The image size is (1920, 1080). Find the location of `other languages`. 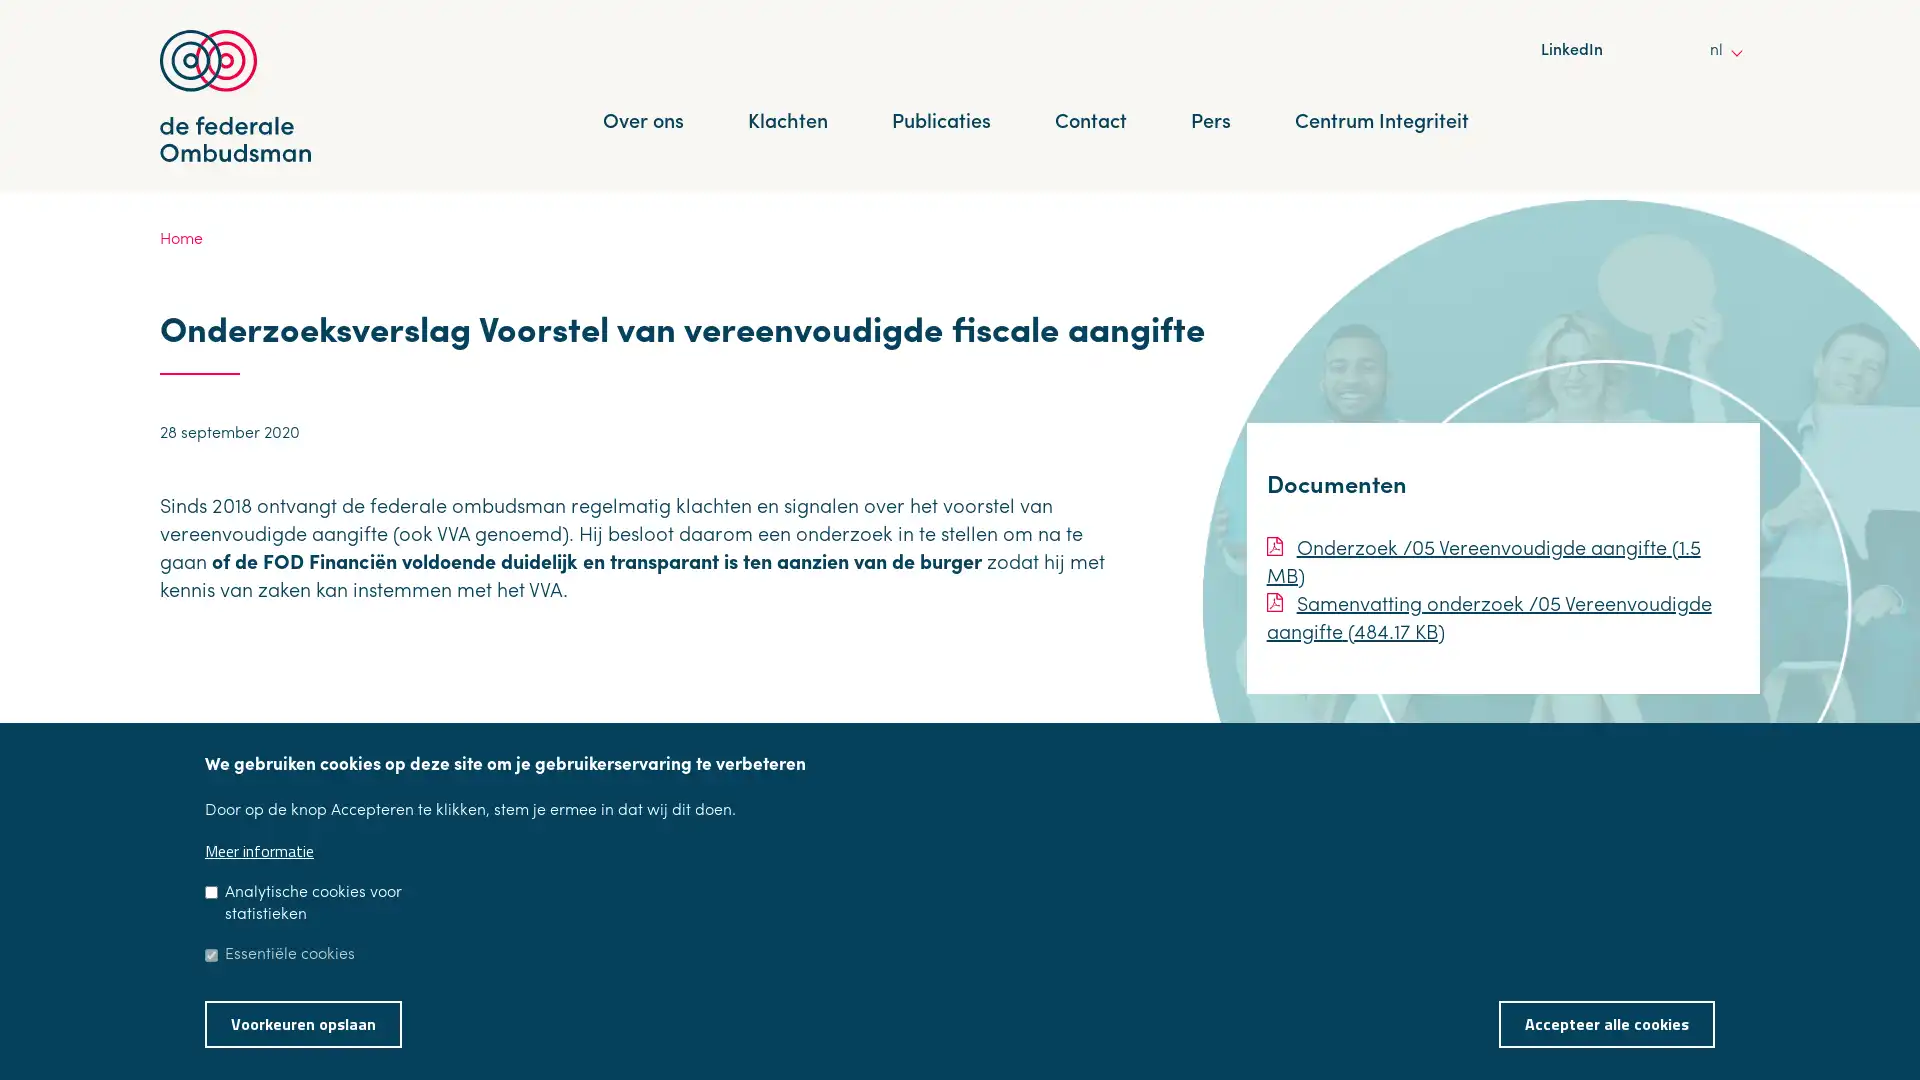

other languages is located at coordinates (1741, 49).